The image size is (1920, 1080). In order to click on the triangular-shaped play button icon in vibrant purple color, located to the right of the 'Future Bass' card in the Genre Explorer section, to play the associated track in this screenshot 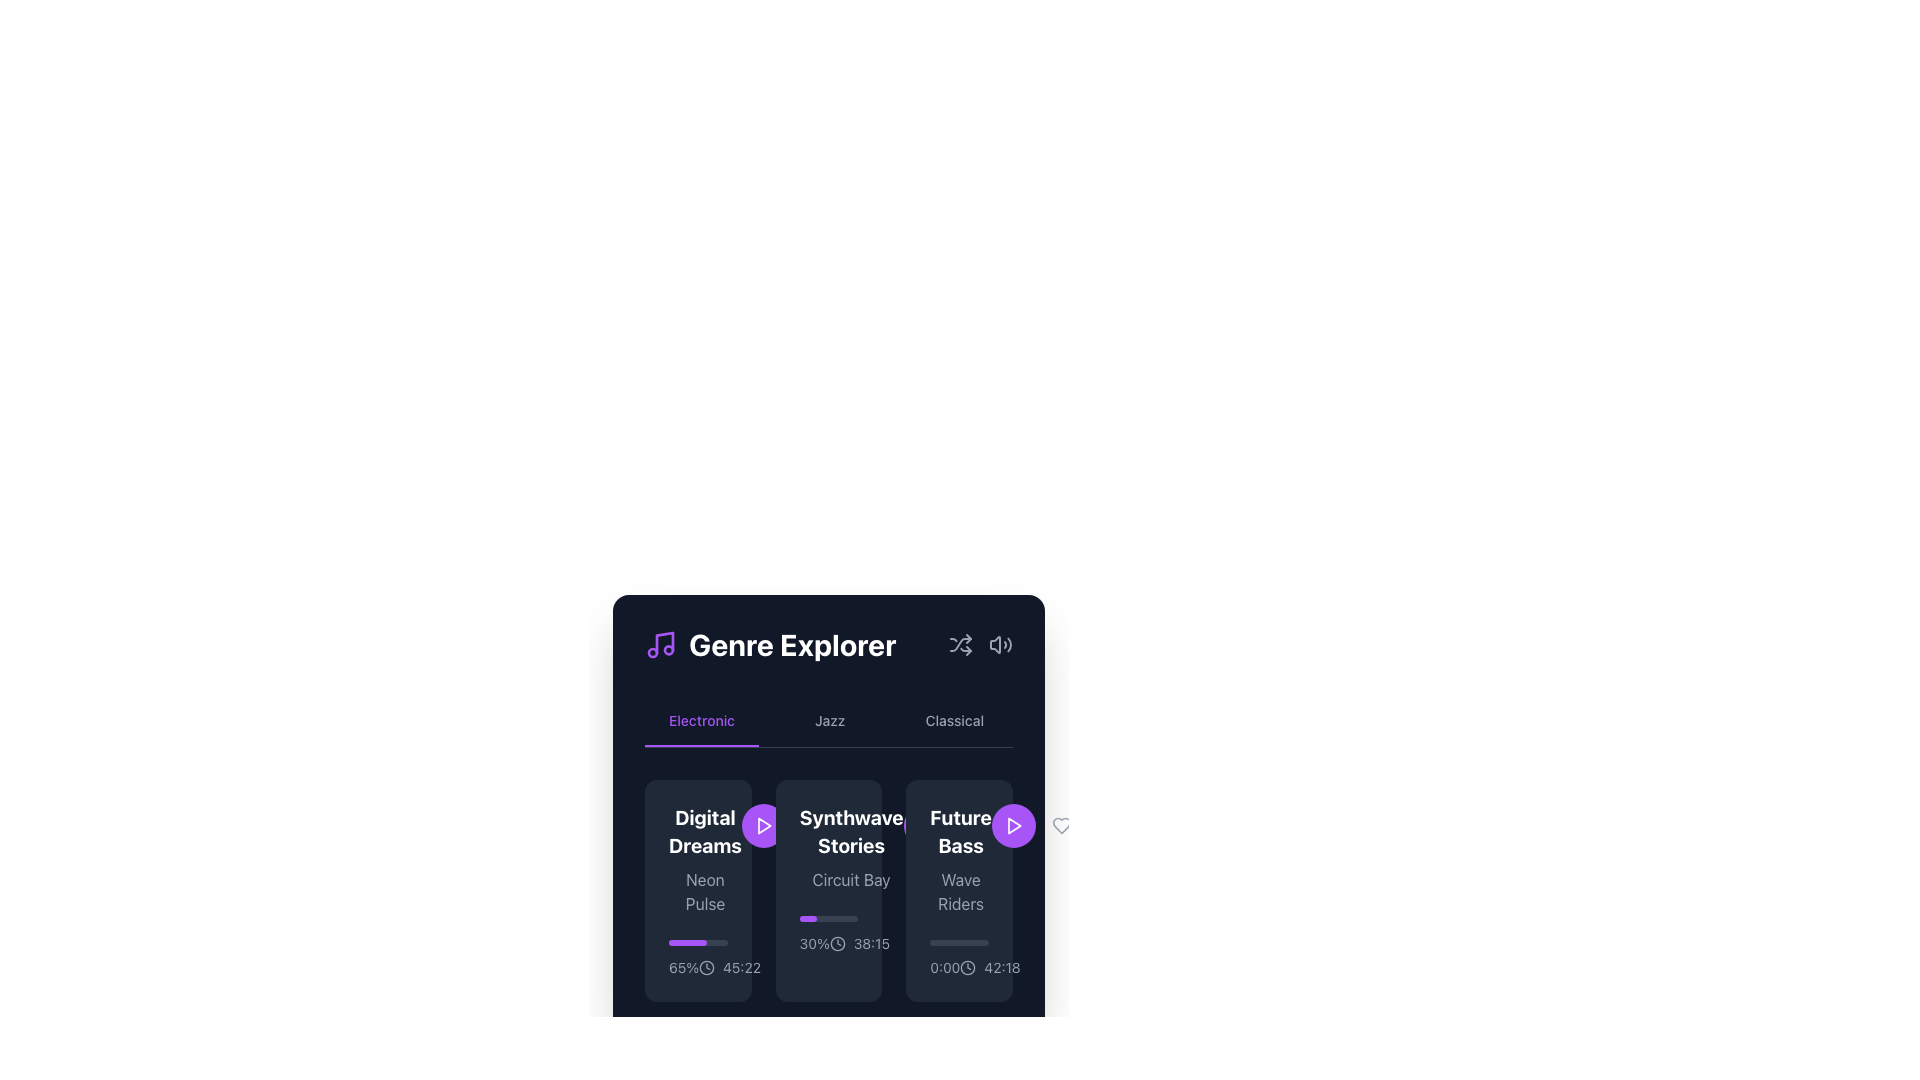, I will do `click(1014, 825)`.